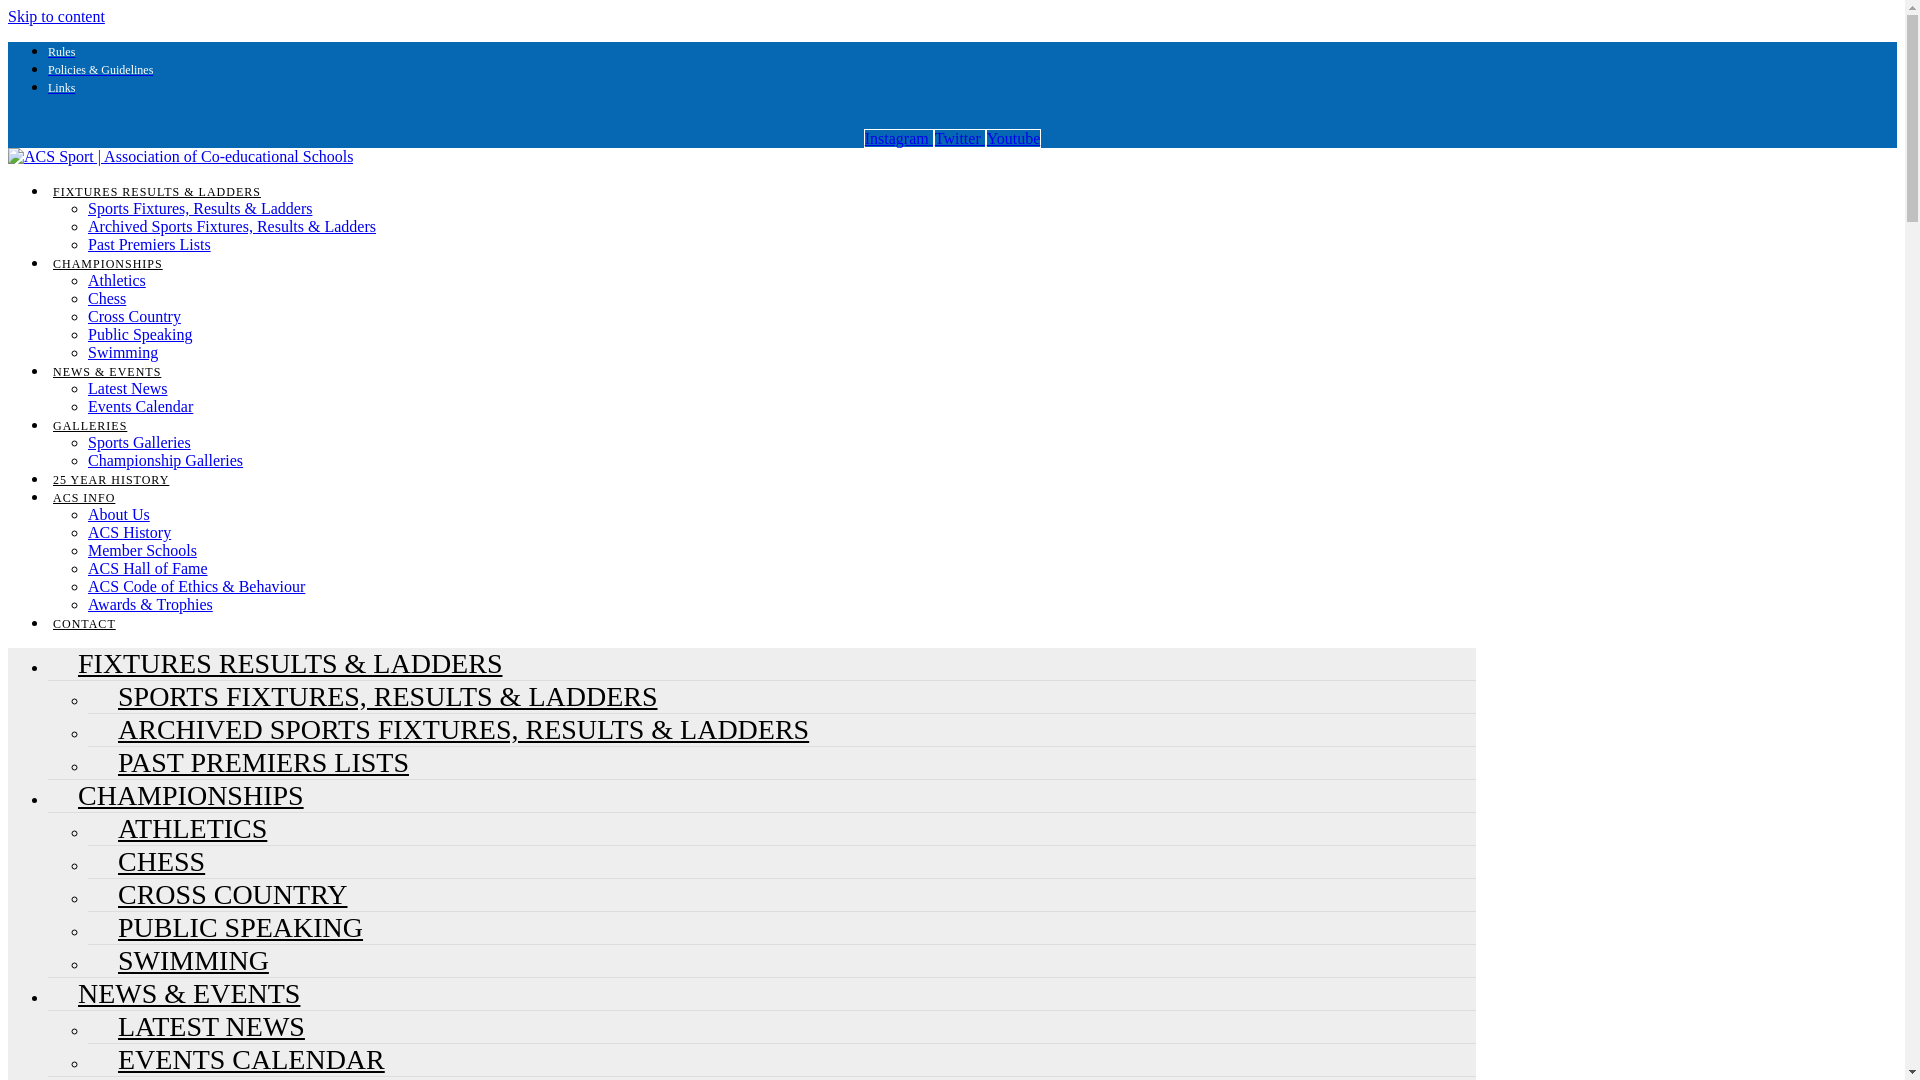  I want to click on 'Awards & Trophies', so click(86, 603).